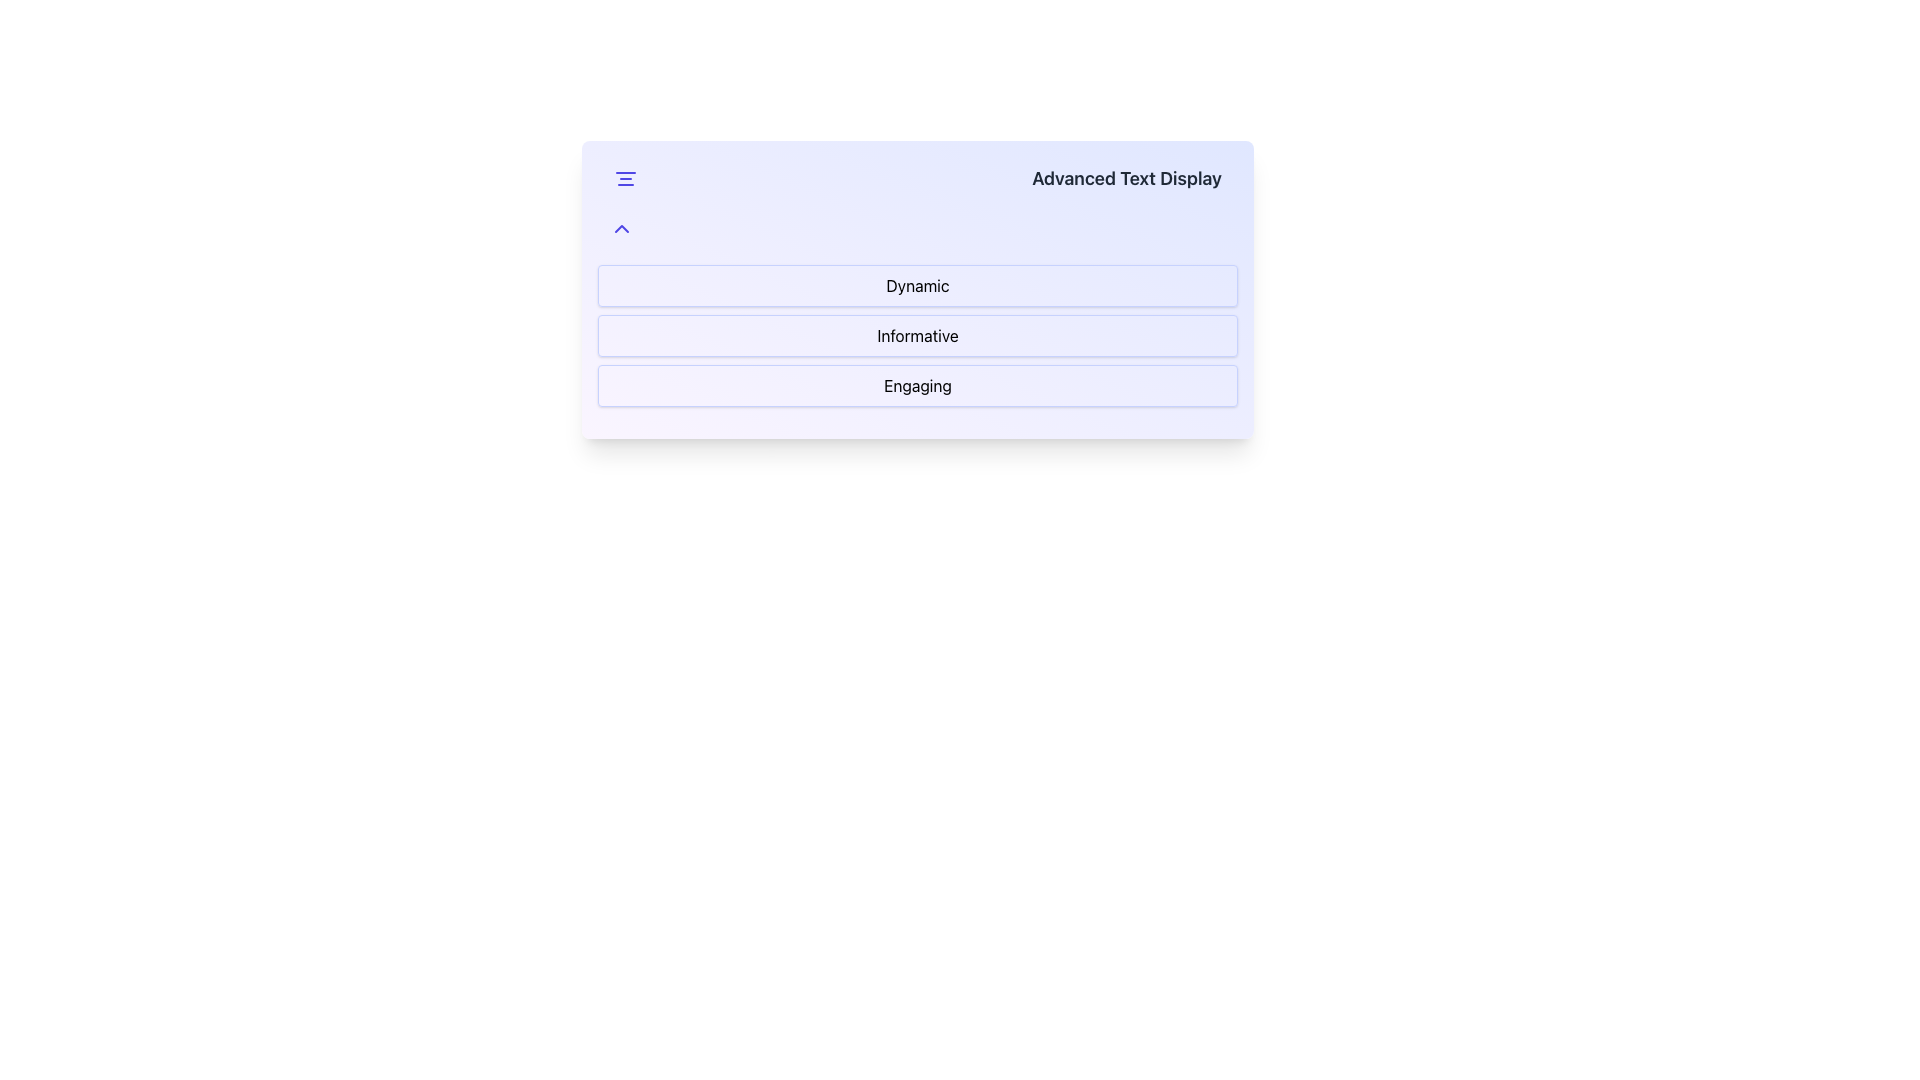 The height and width of the screenshot is (1080, 1920). What do you see at coordinates (916, 334) in the screenshot?
I see `the Static Label displaying 'Informative', which is visually distinct with a light background and border, positioned between the 'Dynamic' and 'Engaging' elements` at bounding box center [916, 334].